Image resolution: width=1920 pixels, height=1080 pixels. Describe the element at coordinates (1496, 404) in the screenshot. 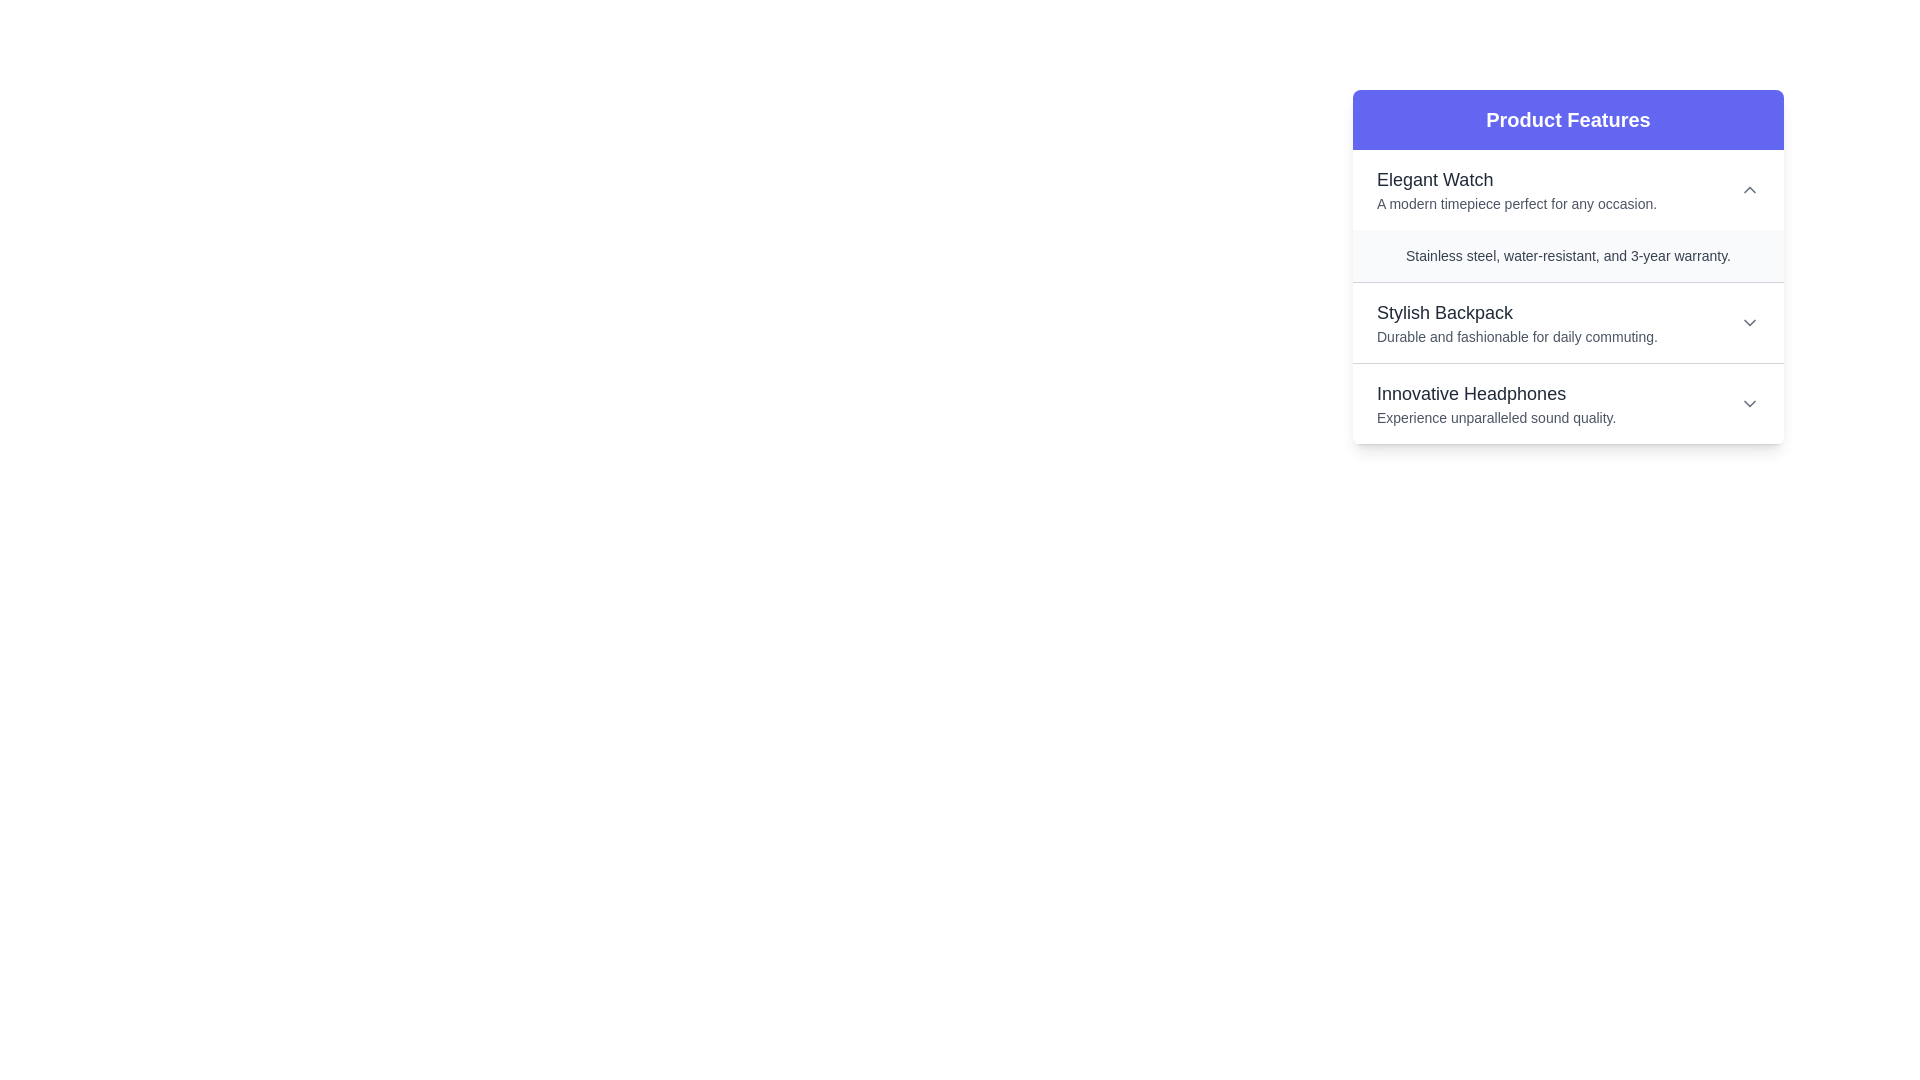

I see `the 'Innovative Headphones' text display component that provides key features of the product, located in the 'Product Features' section` at that location.